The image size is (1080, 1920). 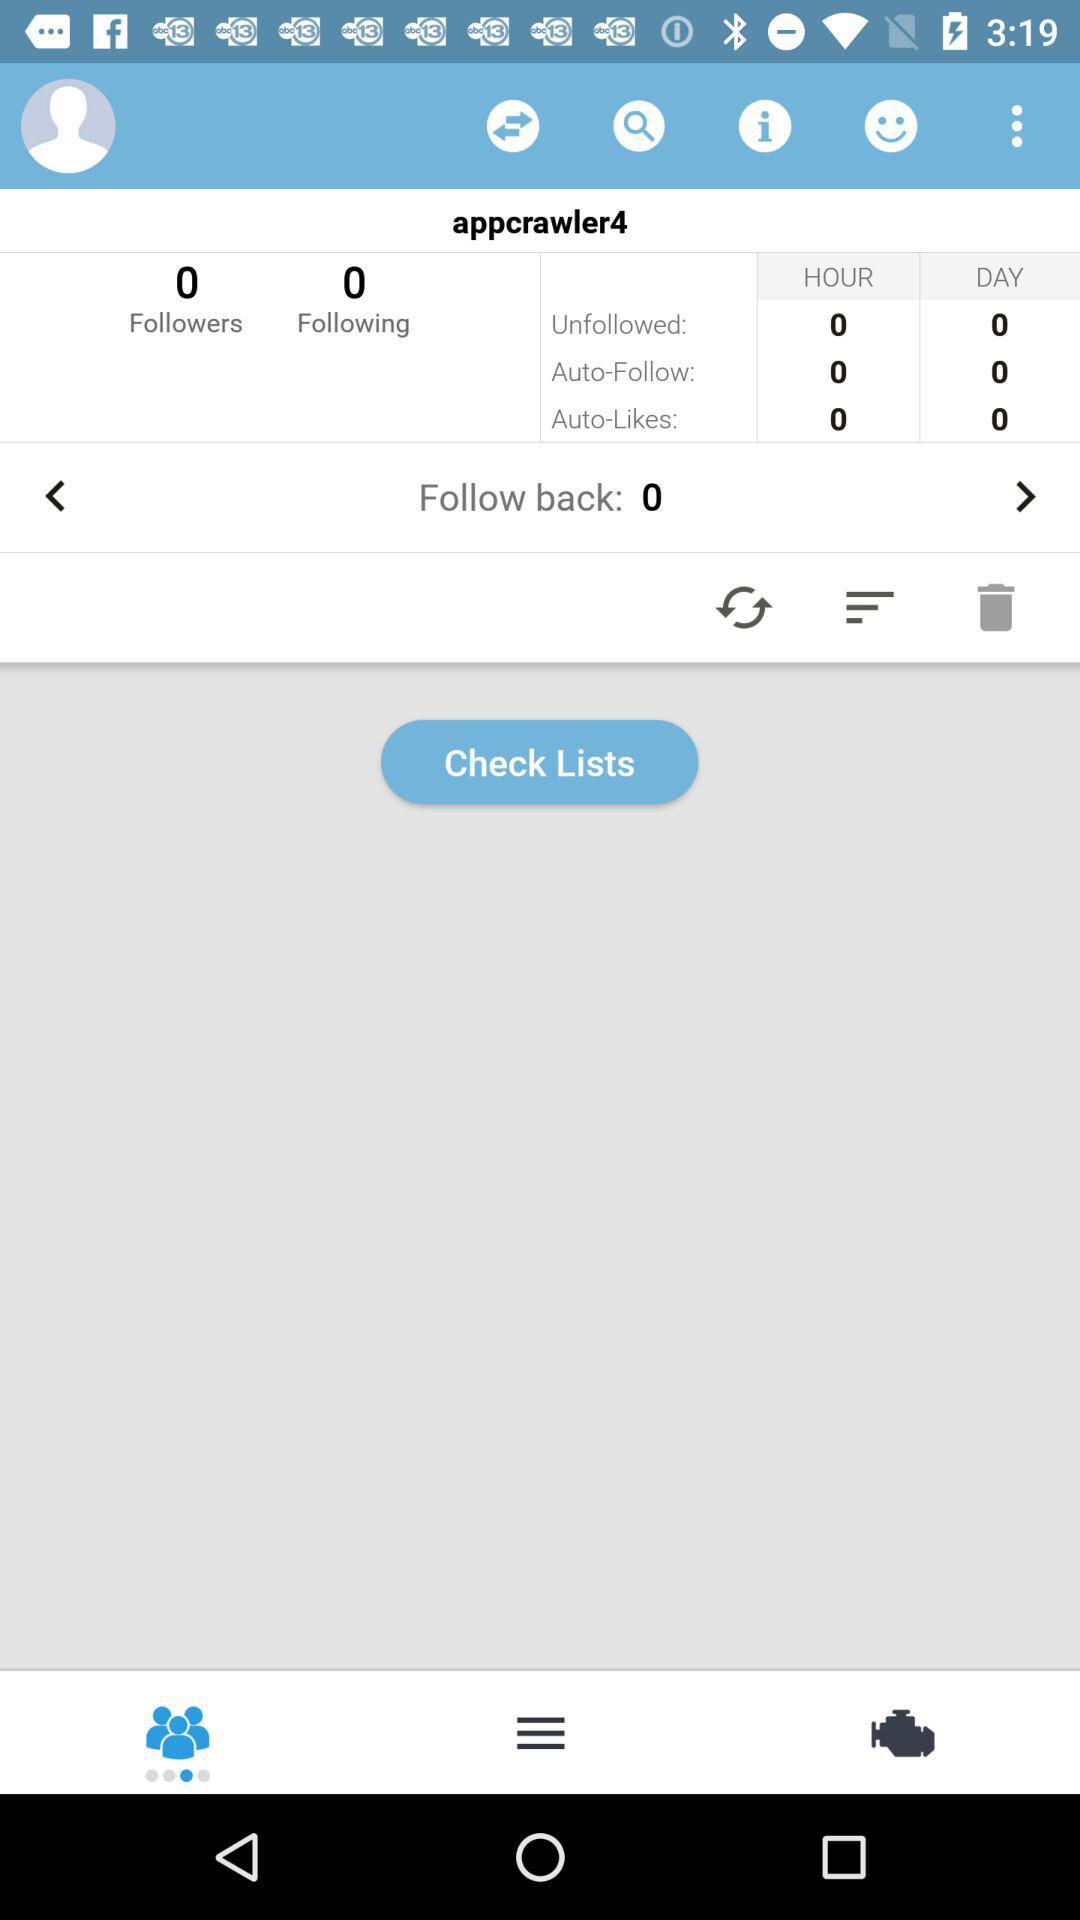 What do you see at coordinates (1024, 496) in the screenshot?
I see `next screen` at bounding box center [1024, 496].